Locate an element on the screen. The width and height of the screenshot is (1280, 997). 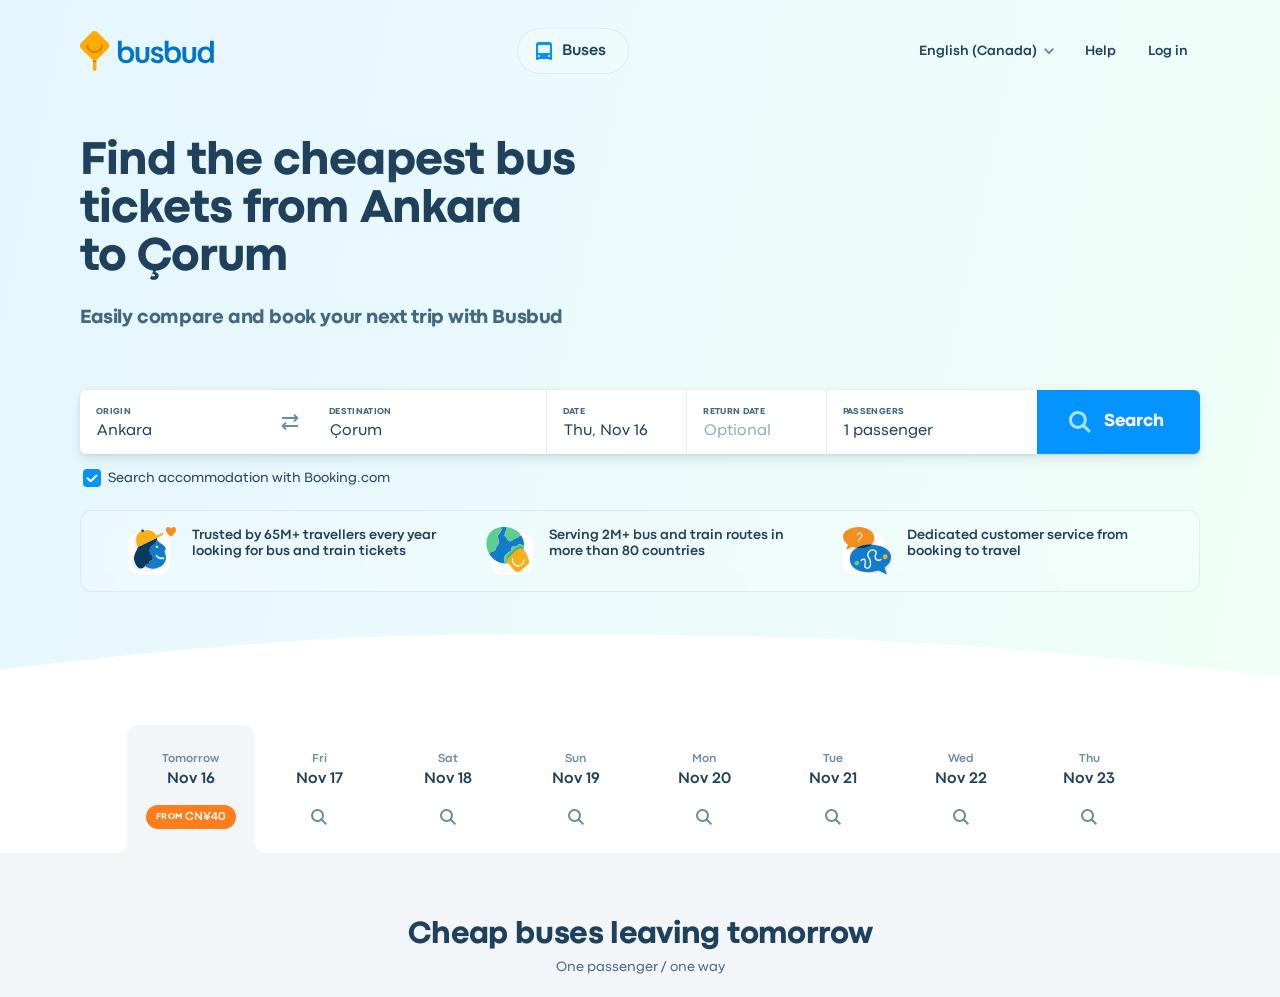
'Search' is located at coordinates (1133, 420).